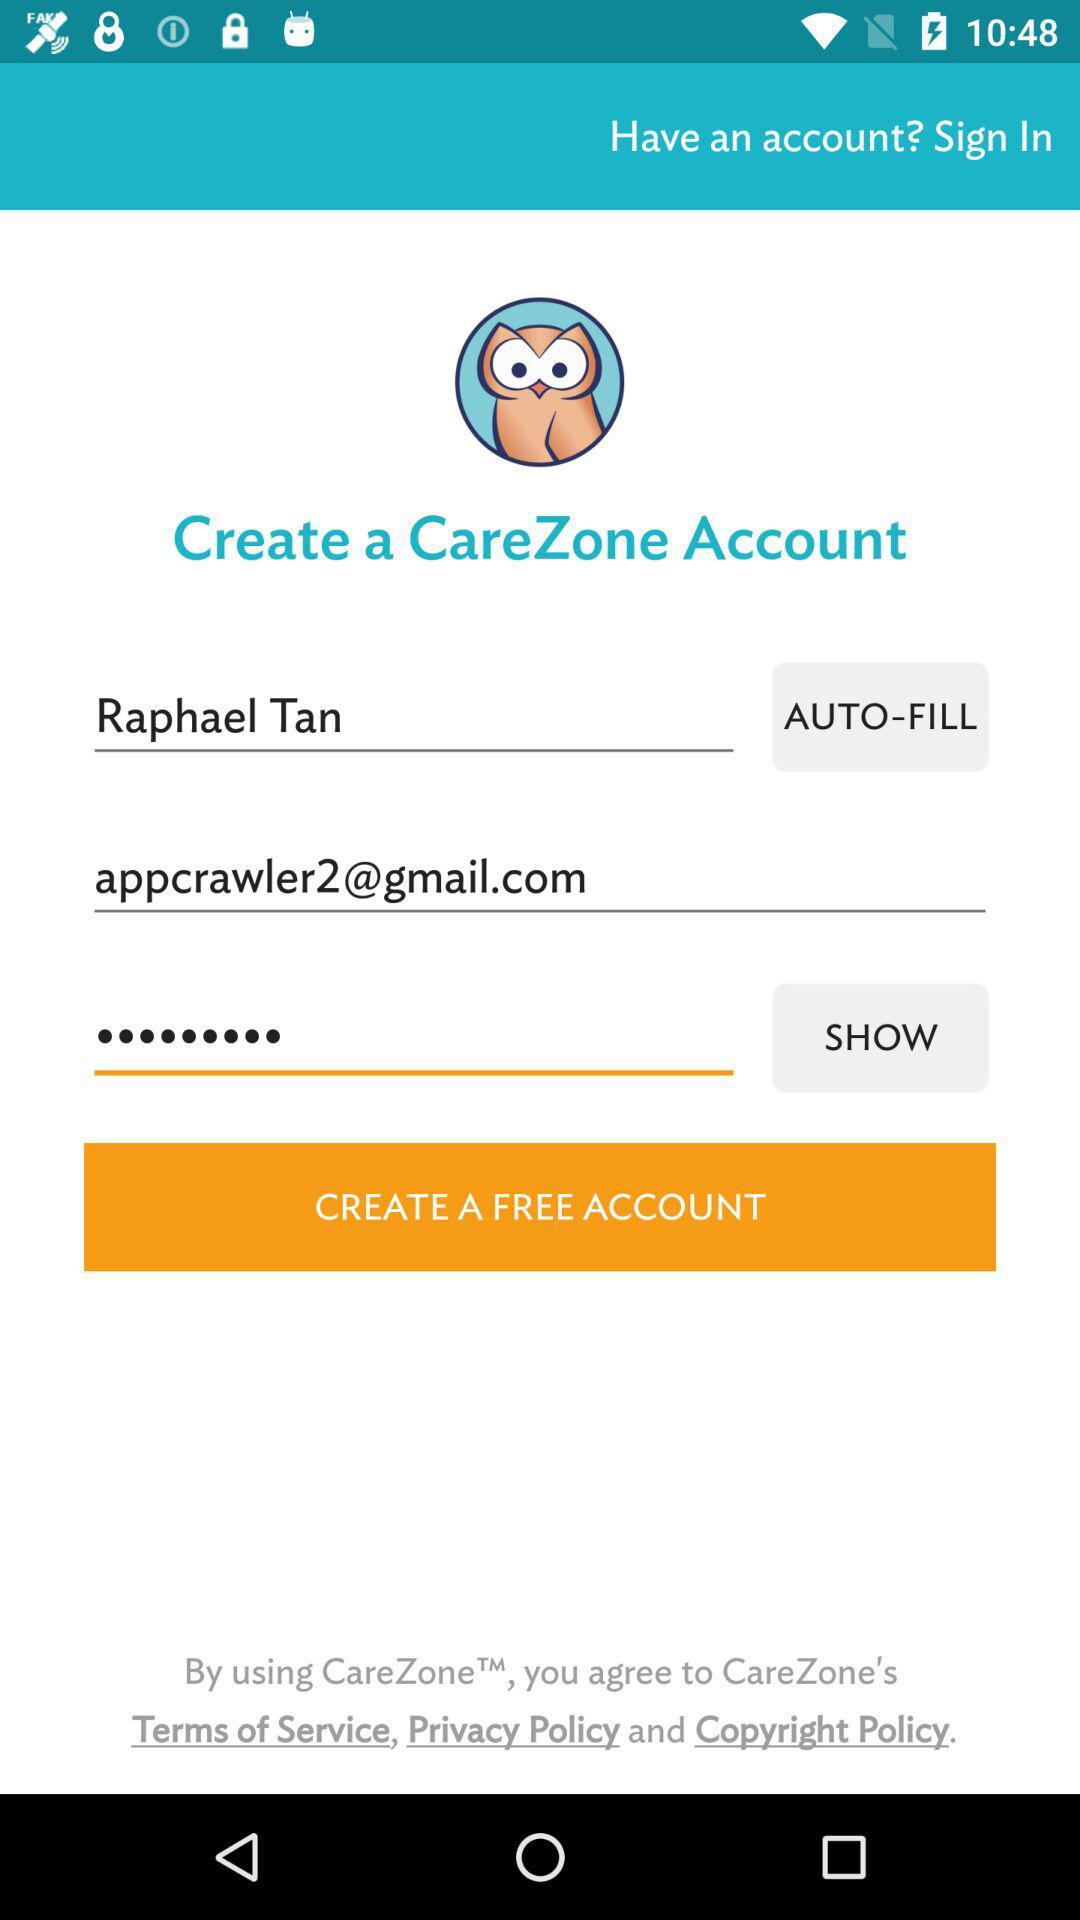  I want to click on the icon above create a free icon, so click(412, 1037).